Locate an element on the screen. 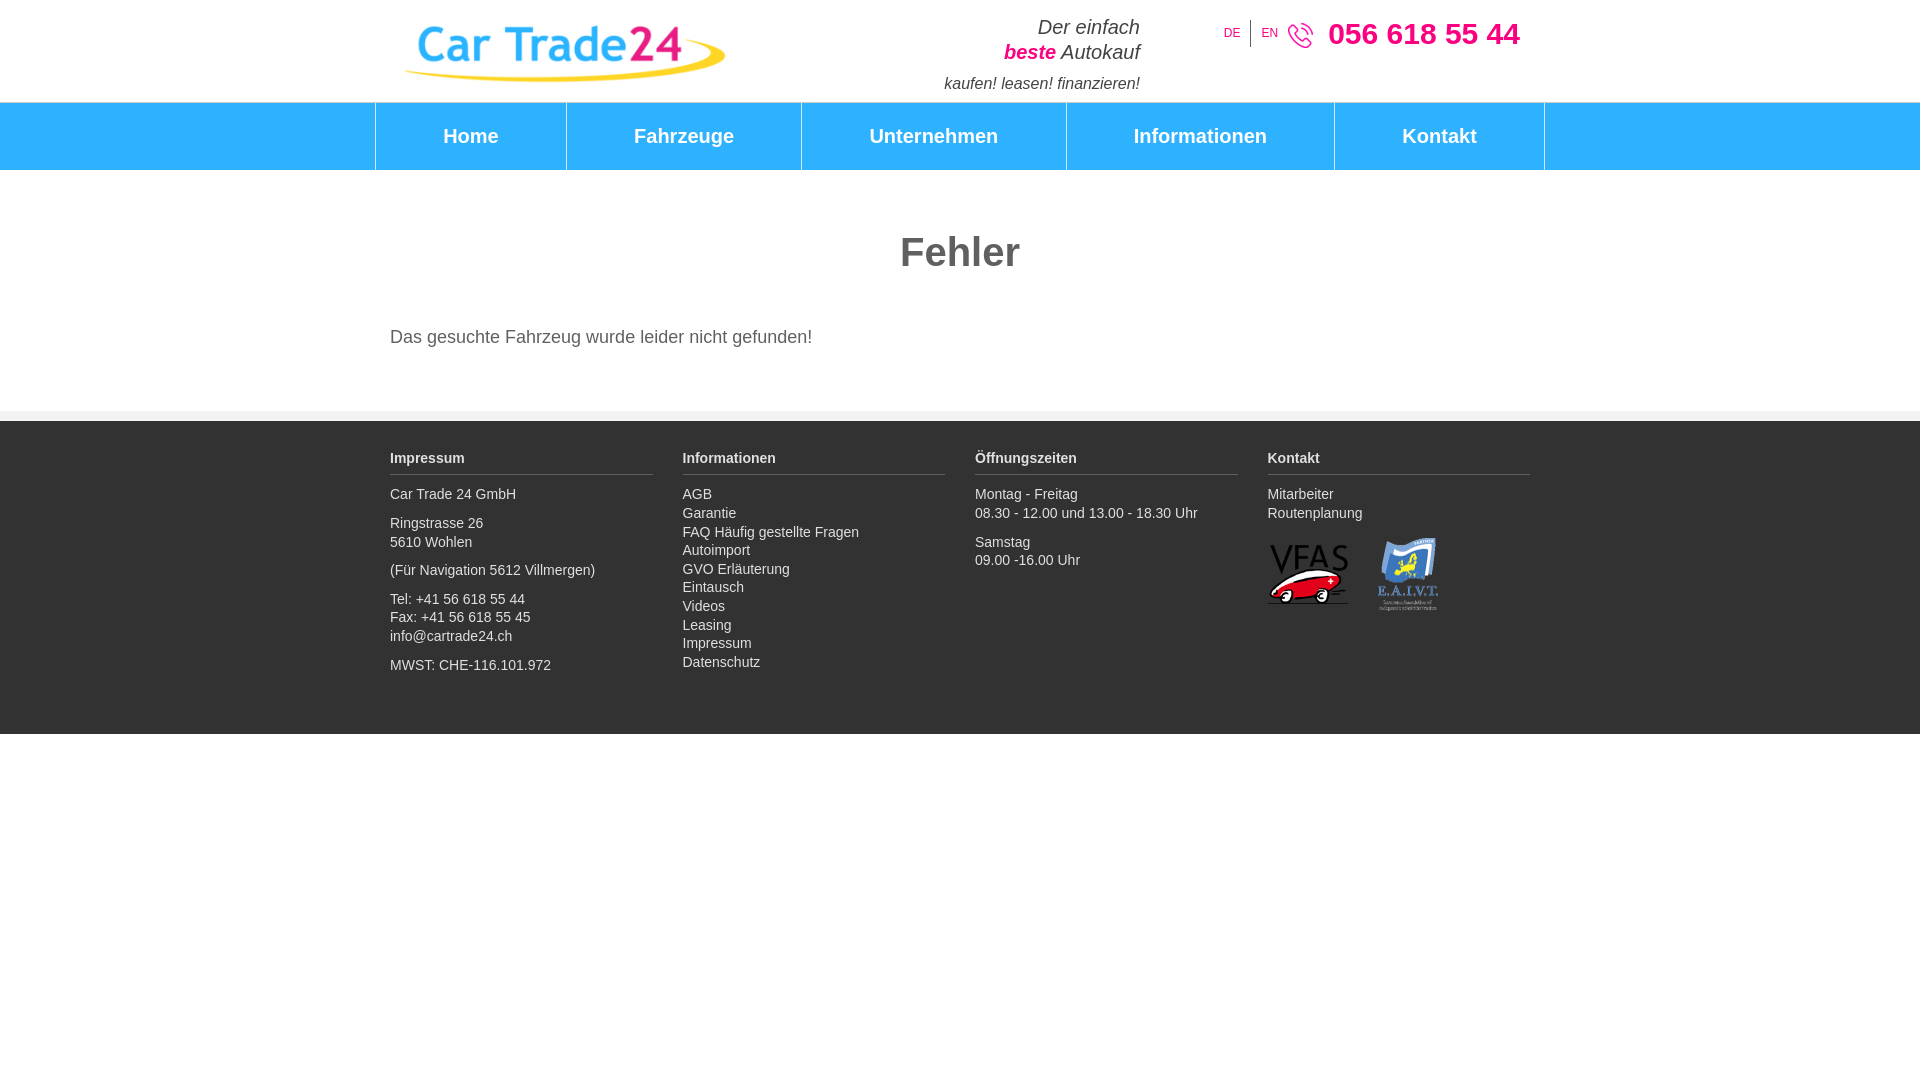 This screenshot has width=1920, height=1080. 'info@cartrade24.ch' is located at coordinates (450, 636).